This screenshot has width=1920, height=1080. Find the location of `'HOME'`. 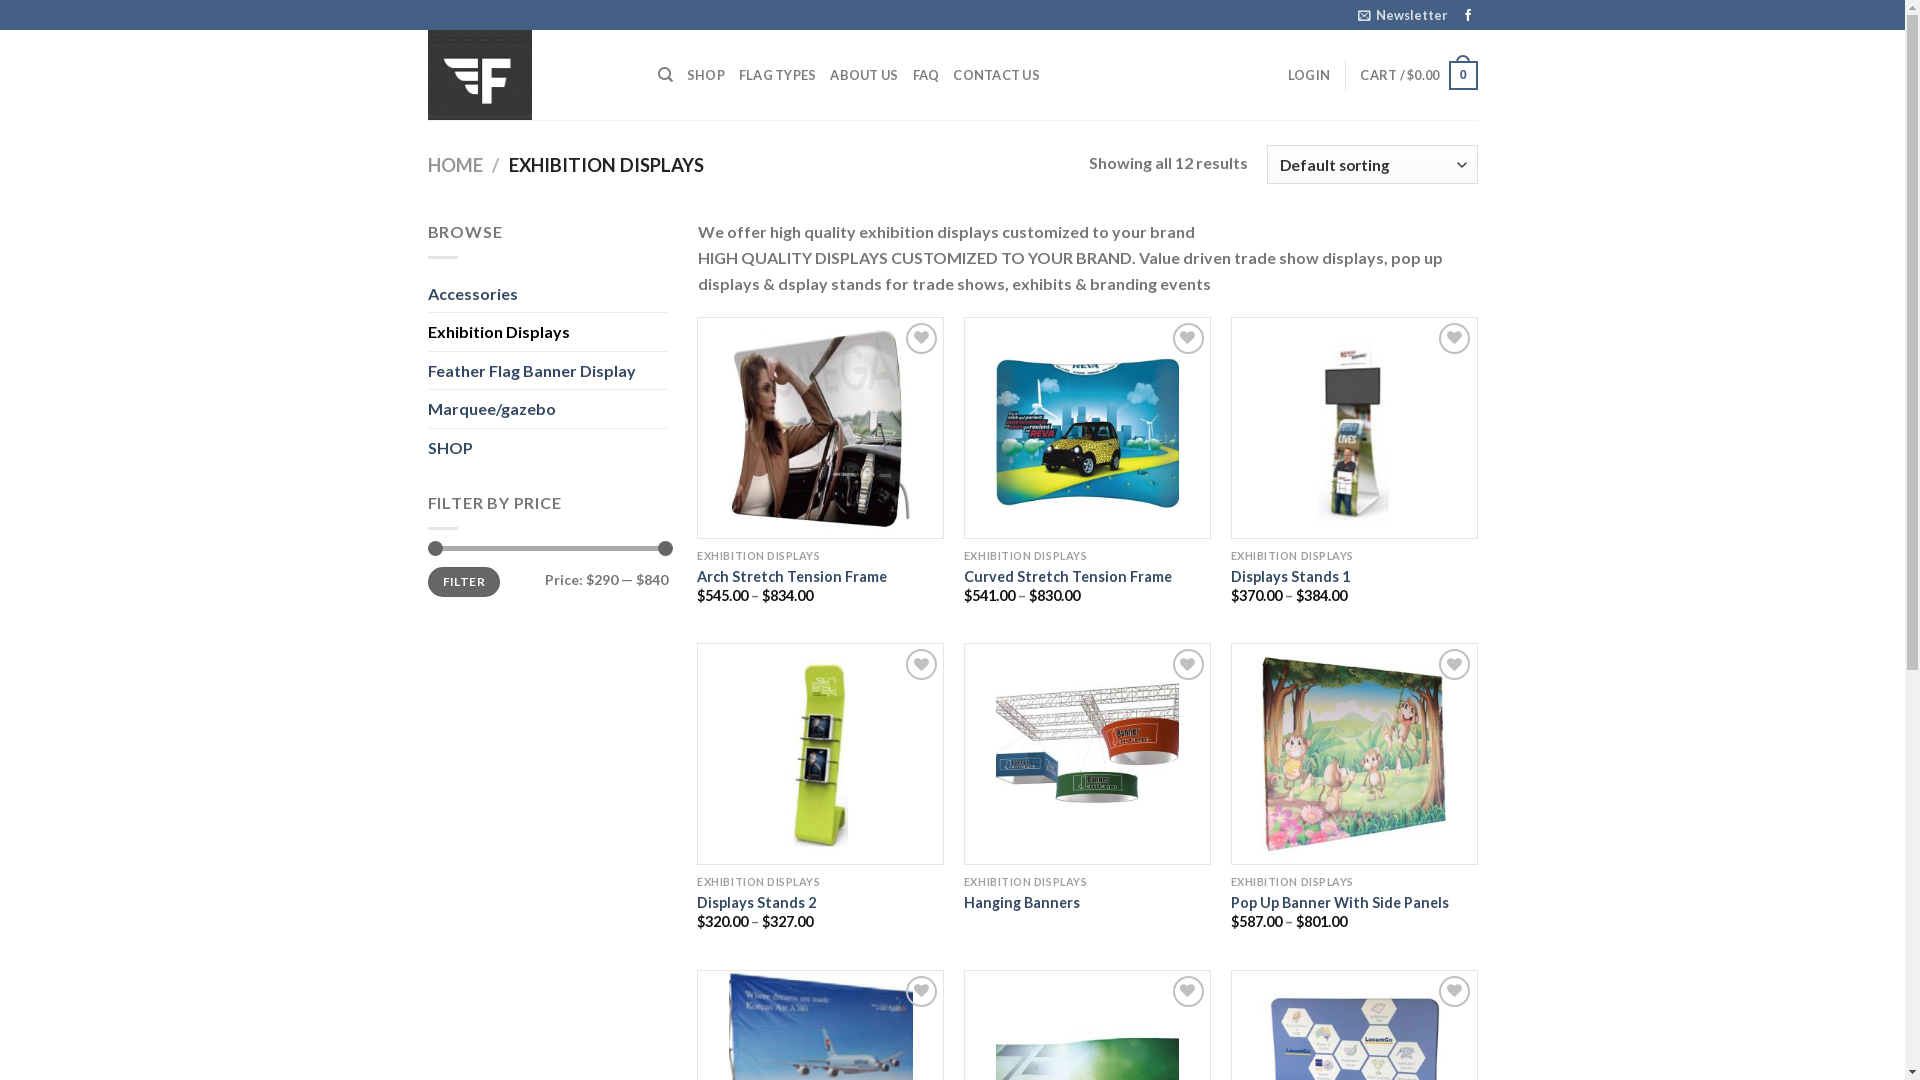

'HOME' is located at coordinates (426, 164).